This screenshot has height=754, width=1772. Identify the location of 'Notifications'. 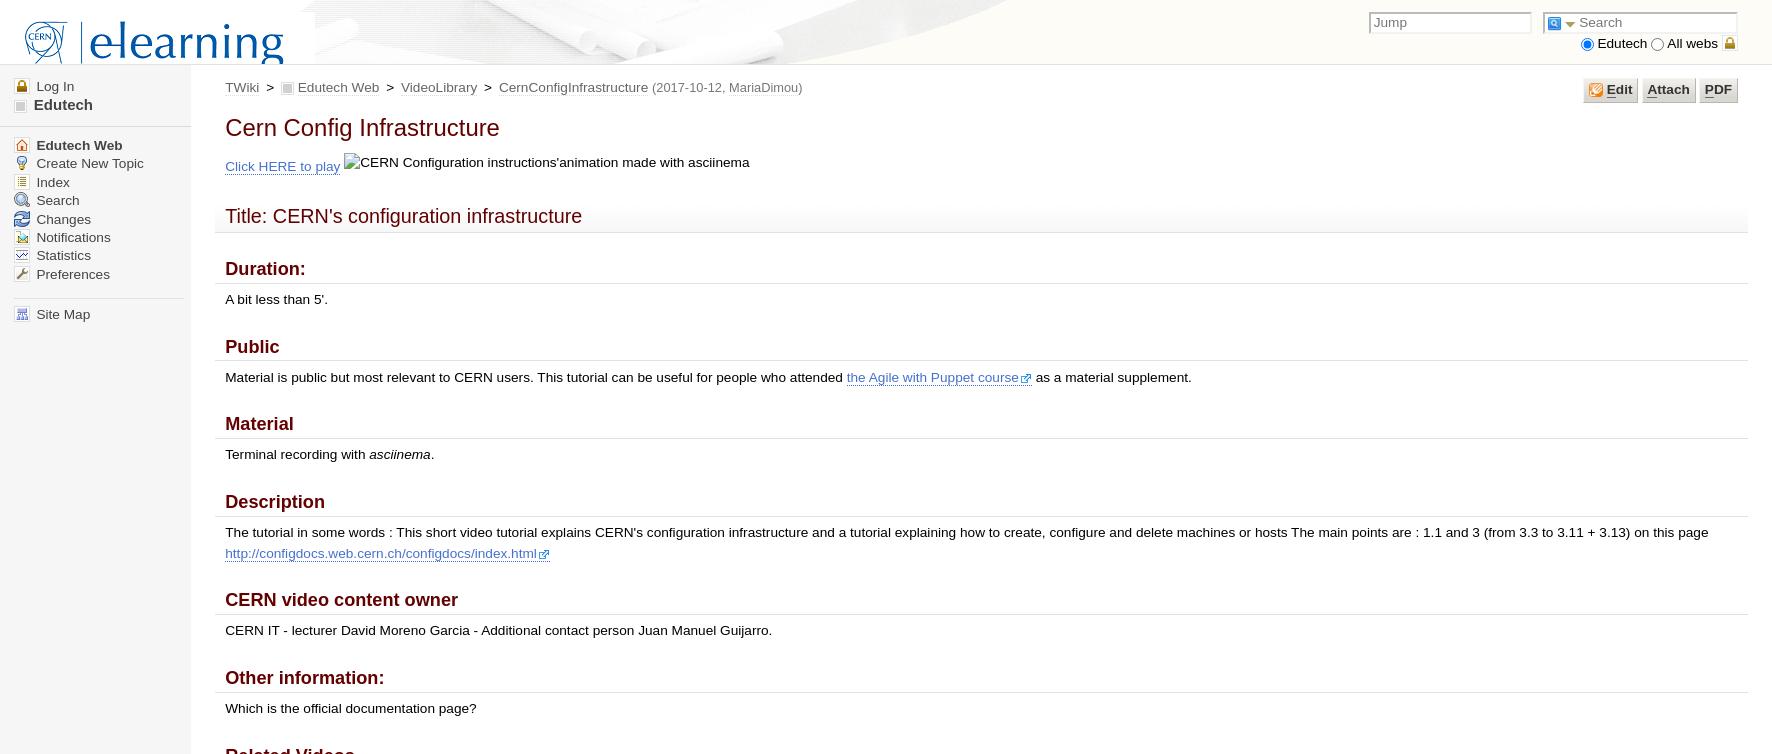
(31, 236).